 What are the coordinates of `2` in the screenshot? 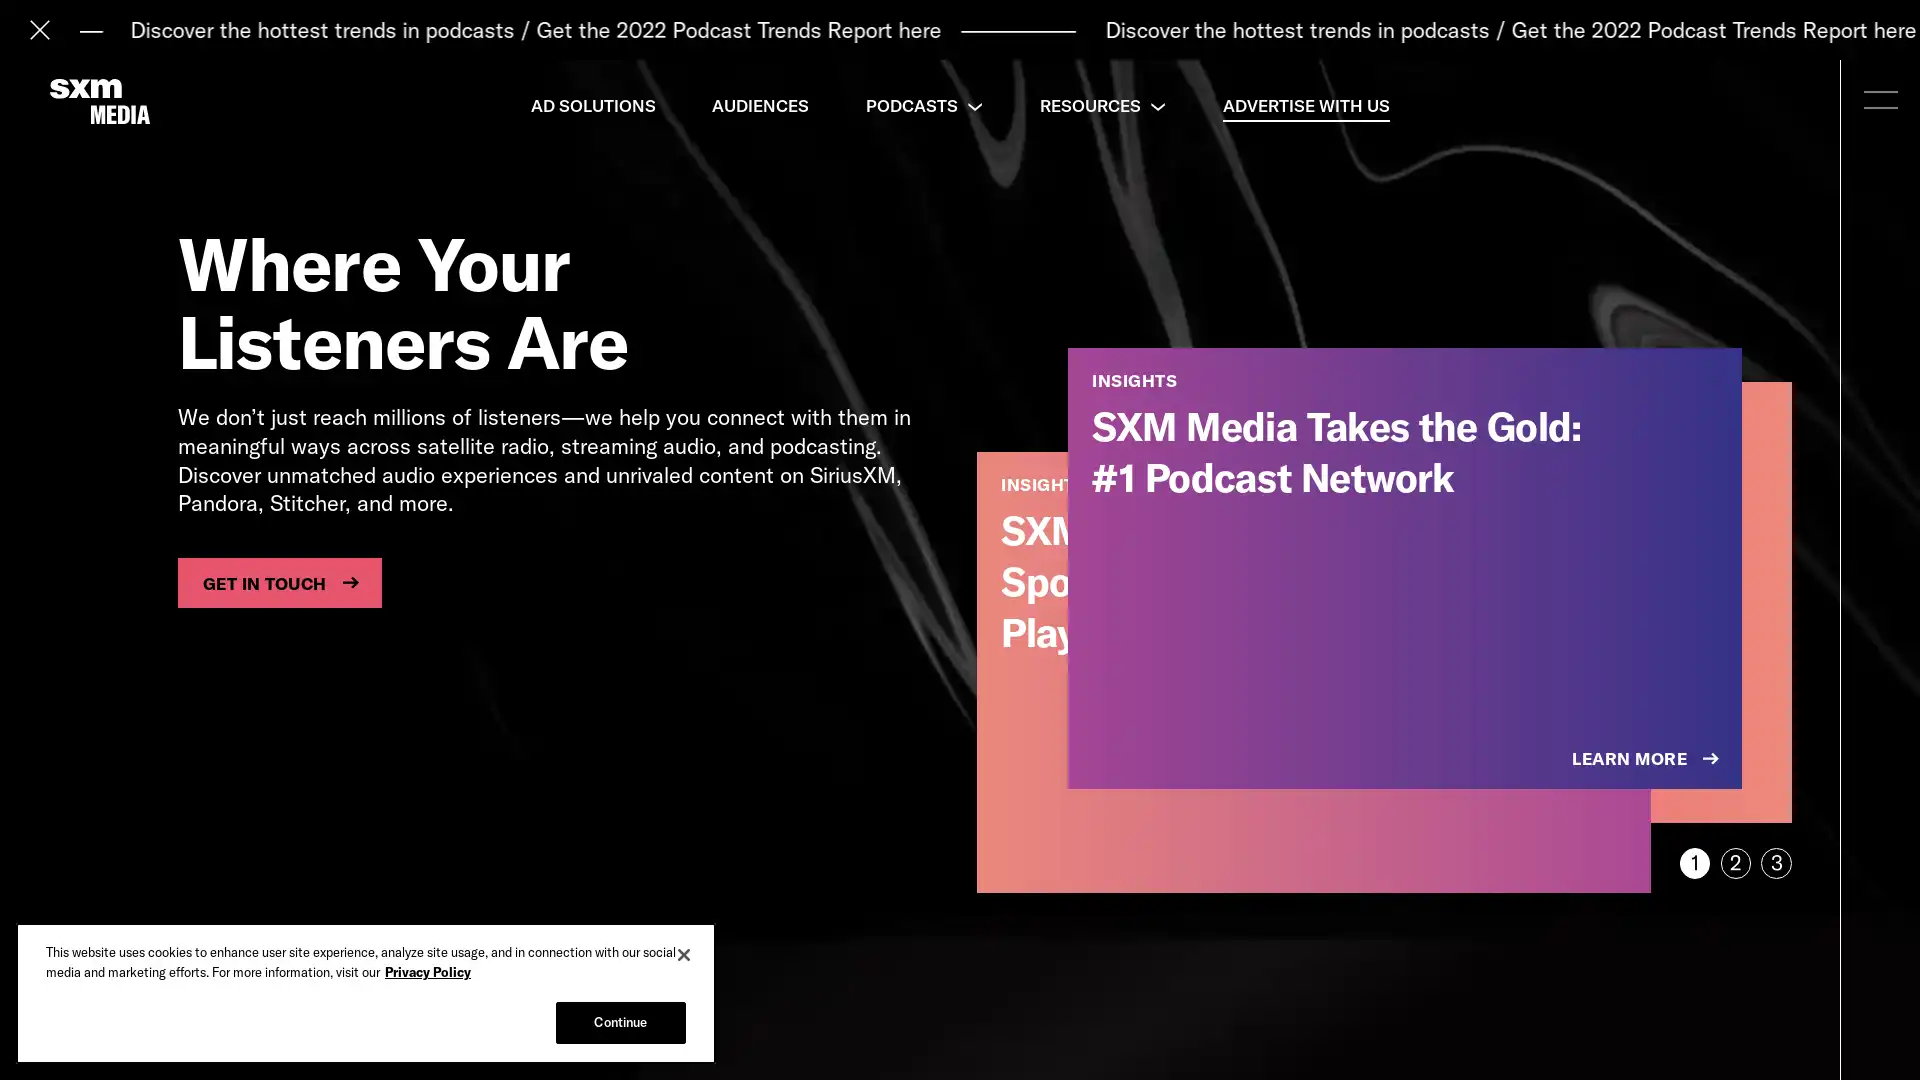 It's located at (1734, 862).